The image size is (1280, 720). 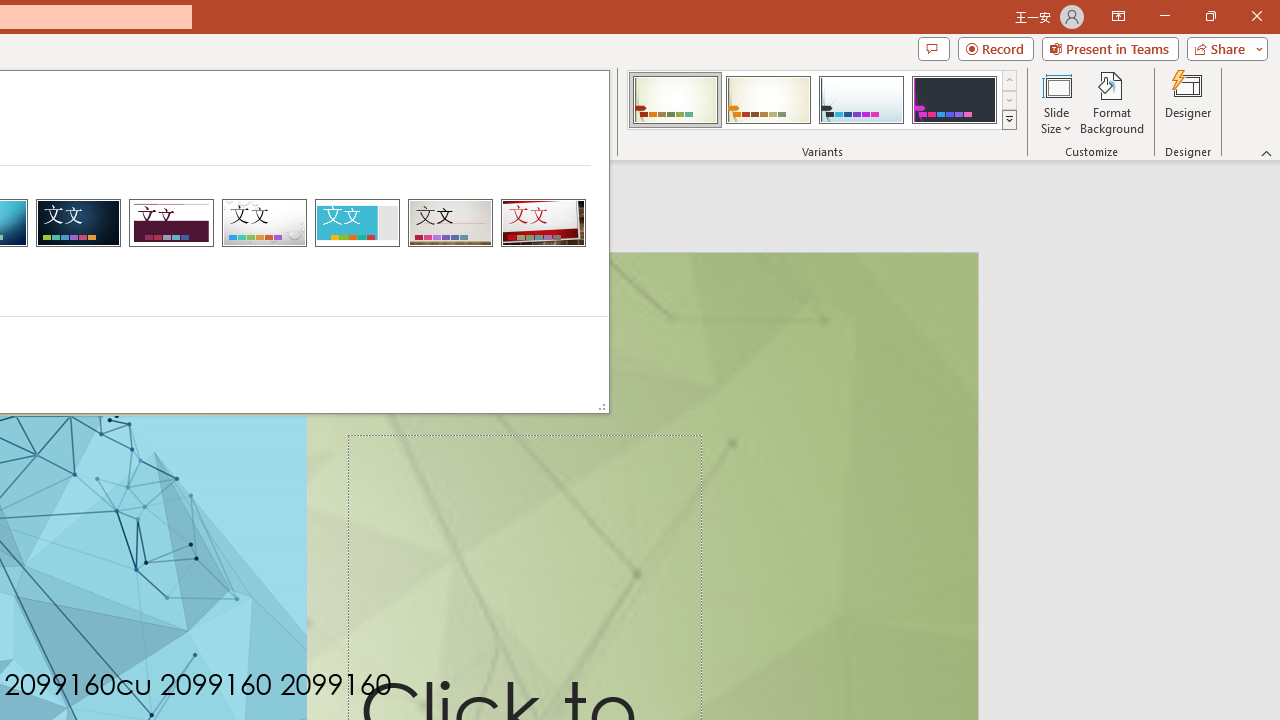 I want to click on 'Wisp Variant 2', so click(x=767, y=100).